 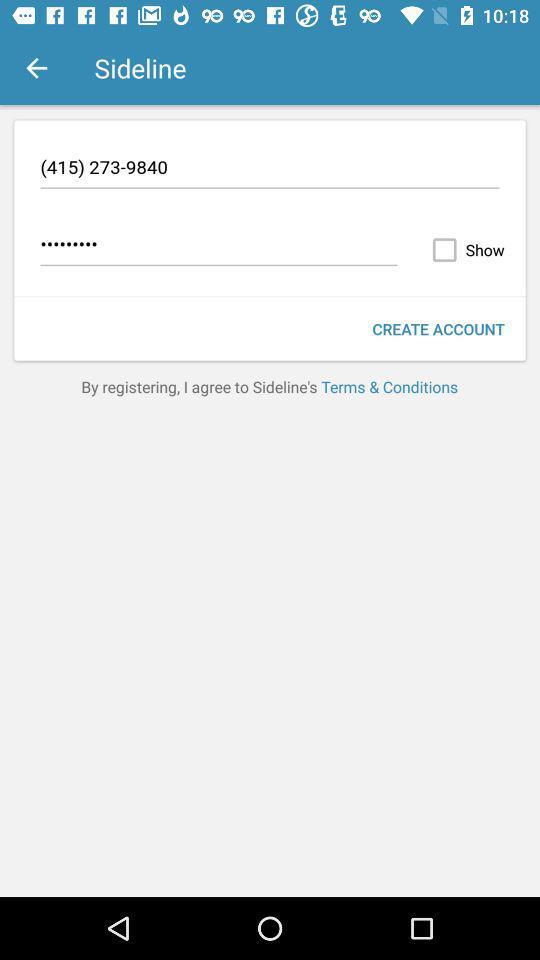 I want to click on icon to the left of the sideline item, so click(x=36, y=68).